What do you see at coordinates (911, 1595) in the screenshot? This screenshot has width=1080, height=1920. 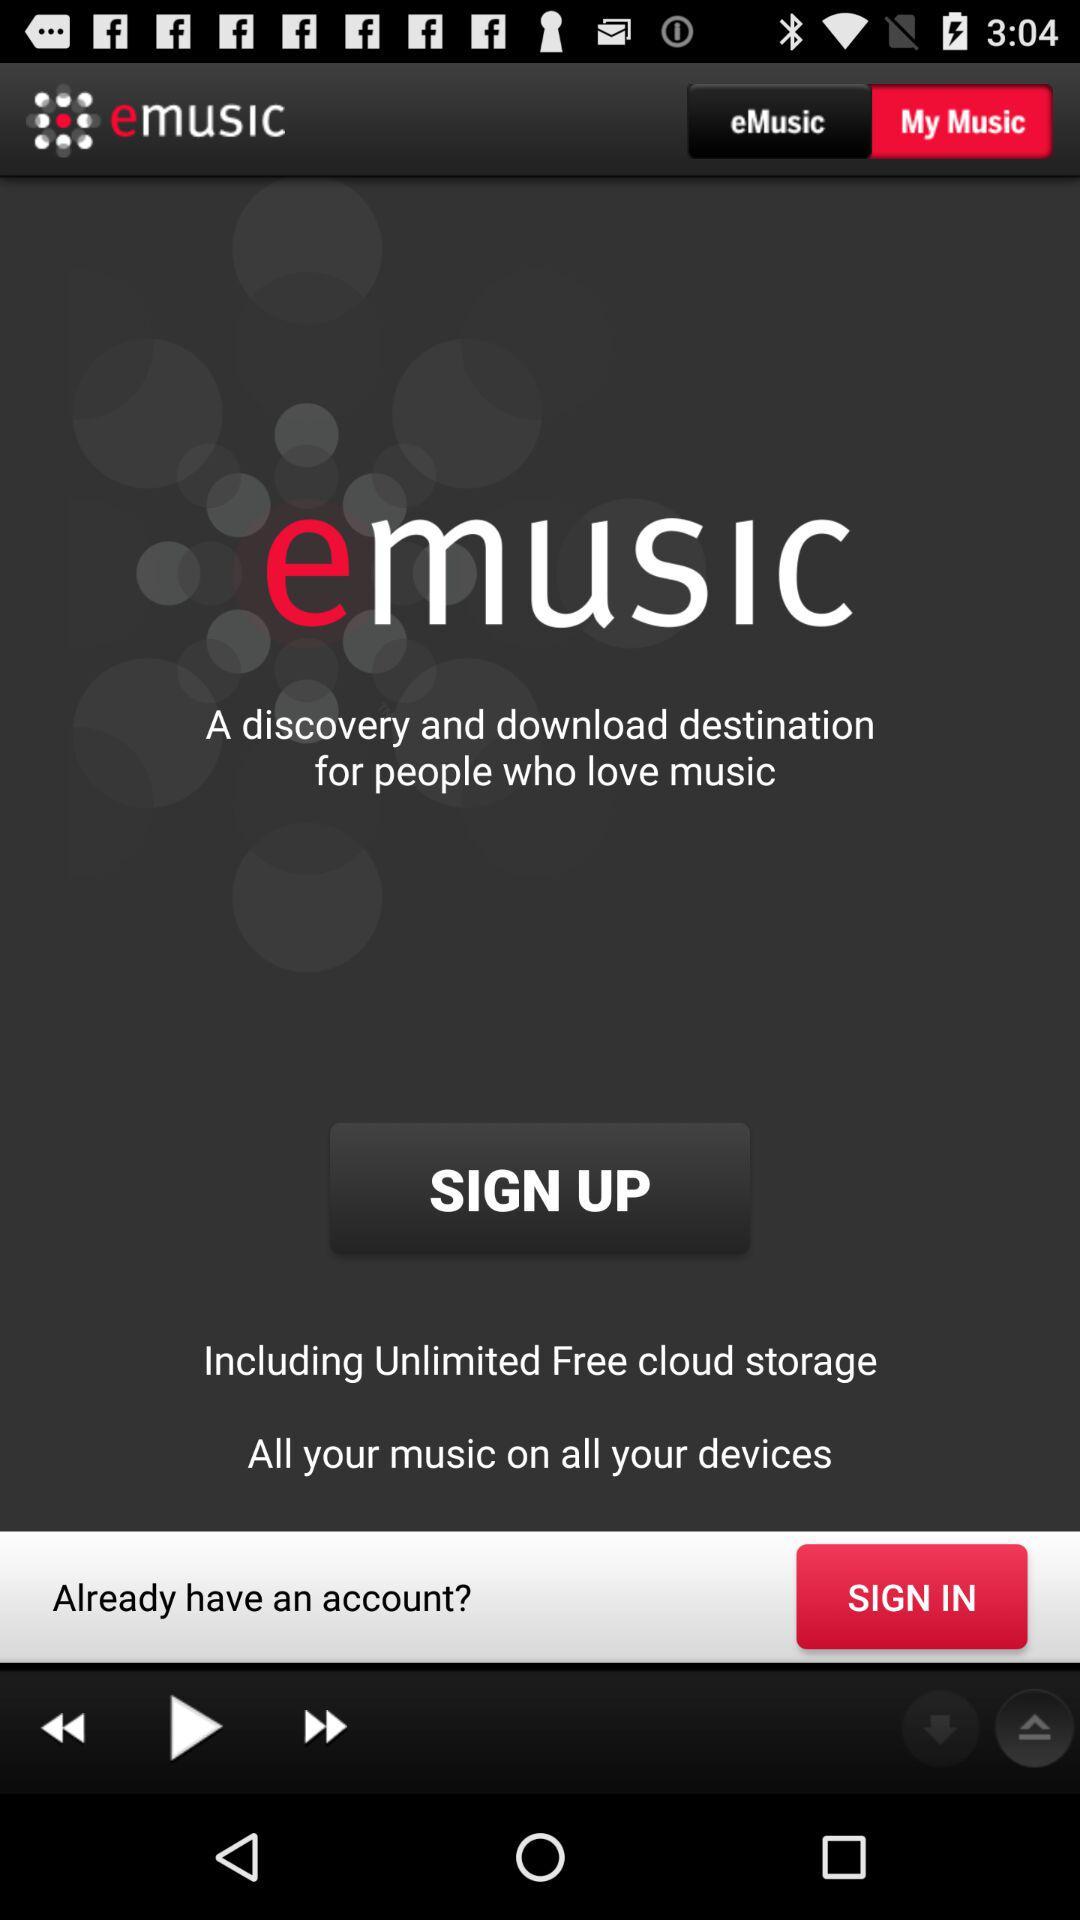 I see `sign in` at bounding box center [911, 1595].